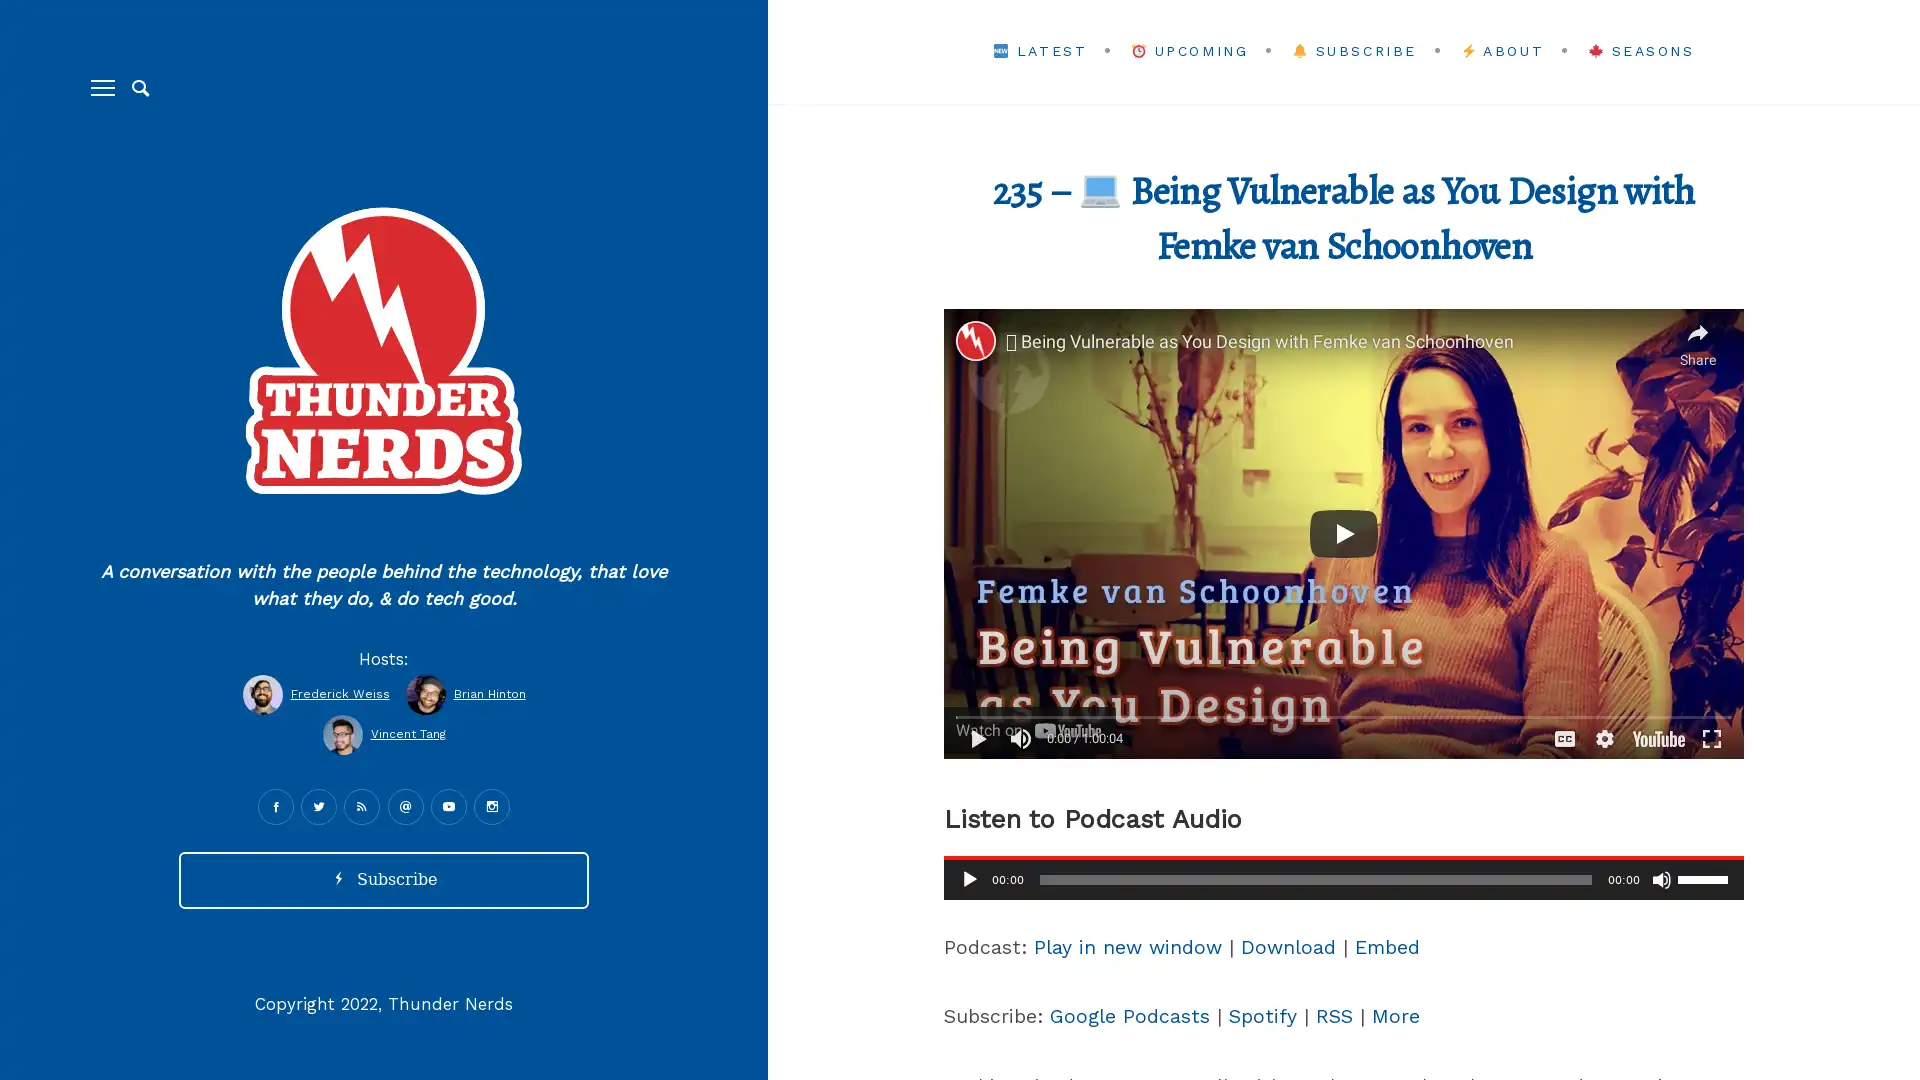  I want to click on Mute, so click(1661, 878).